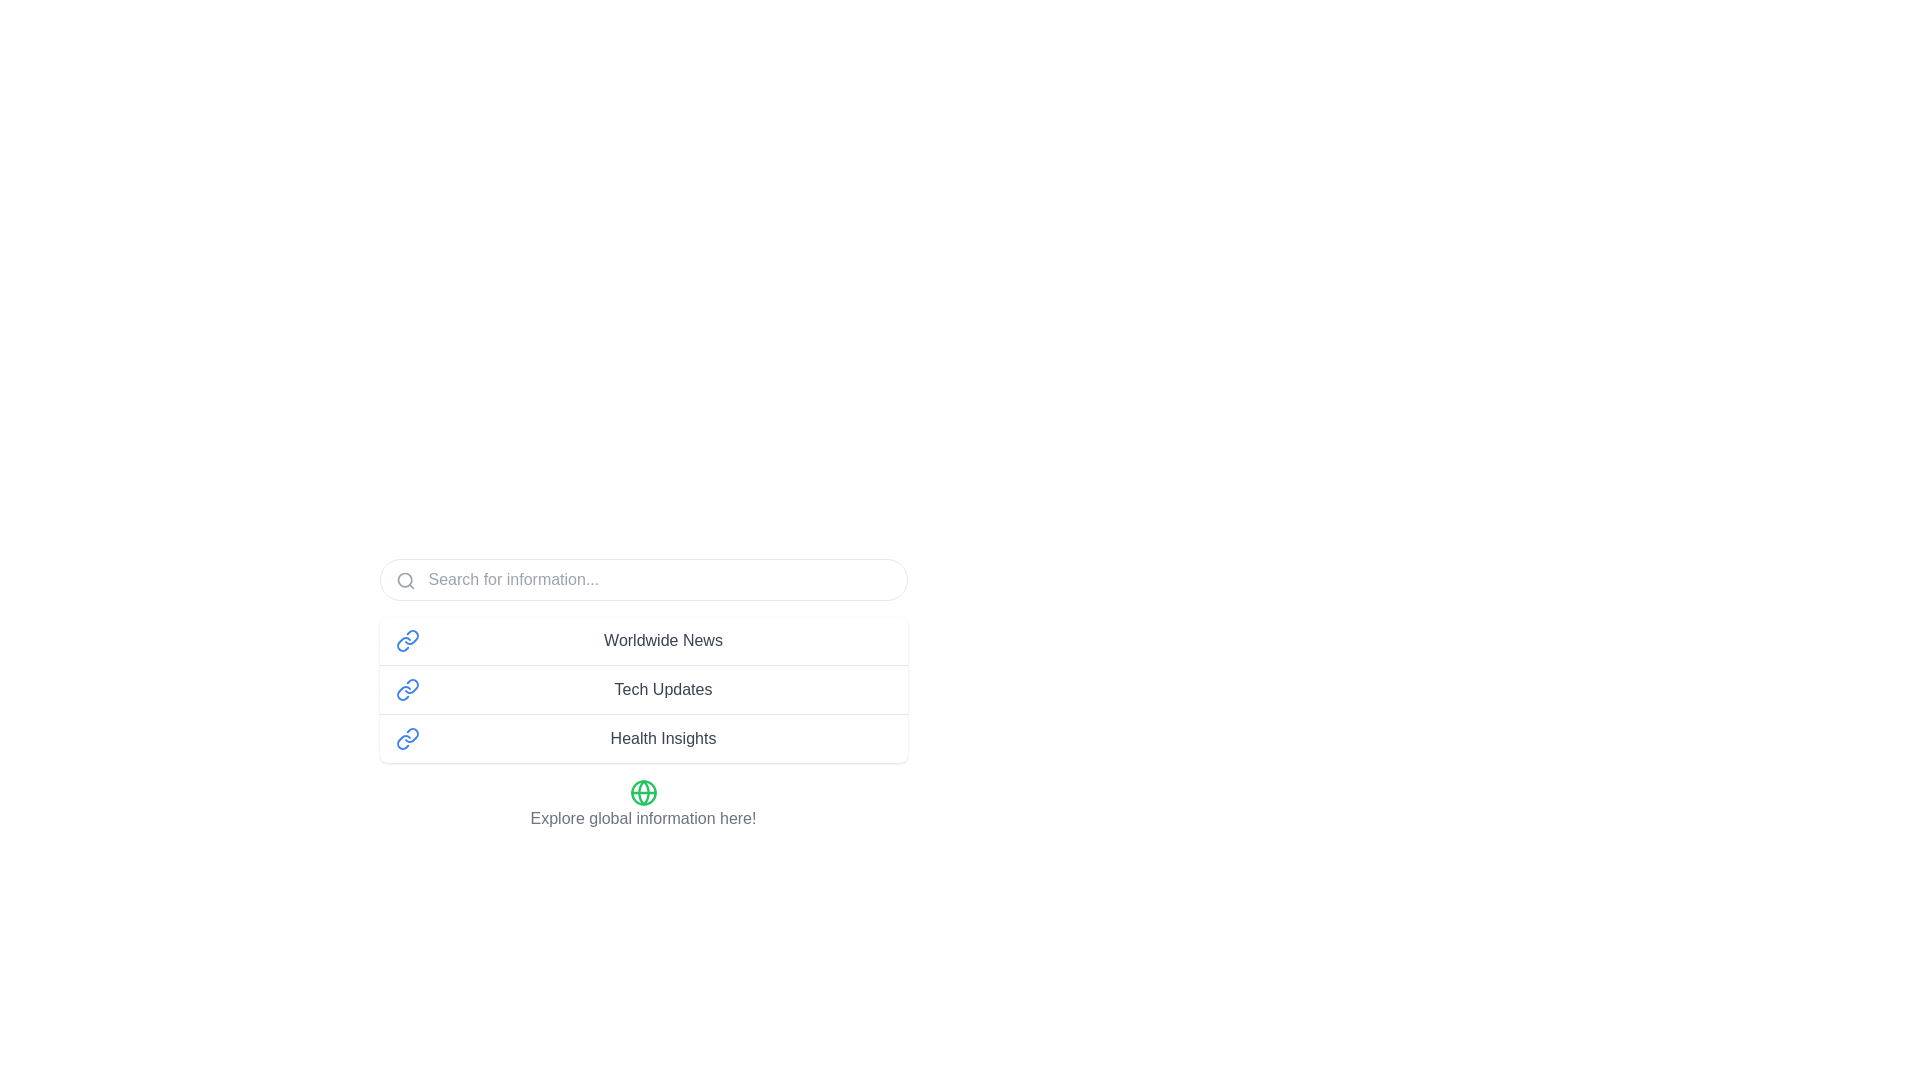 The height and width of the screenshot is (1080, 1920). I want to click on the first list item styled with a white background and a blue chain link icon, titled 'Worldwide News', so click(643, 640).